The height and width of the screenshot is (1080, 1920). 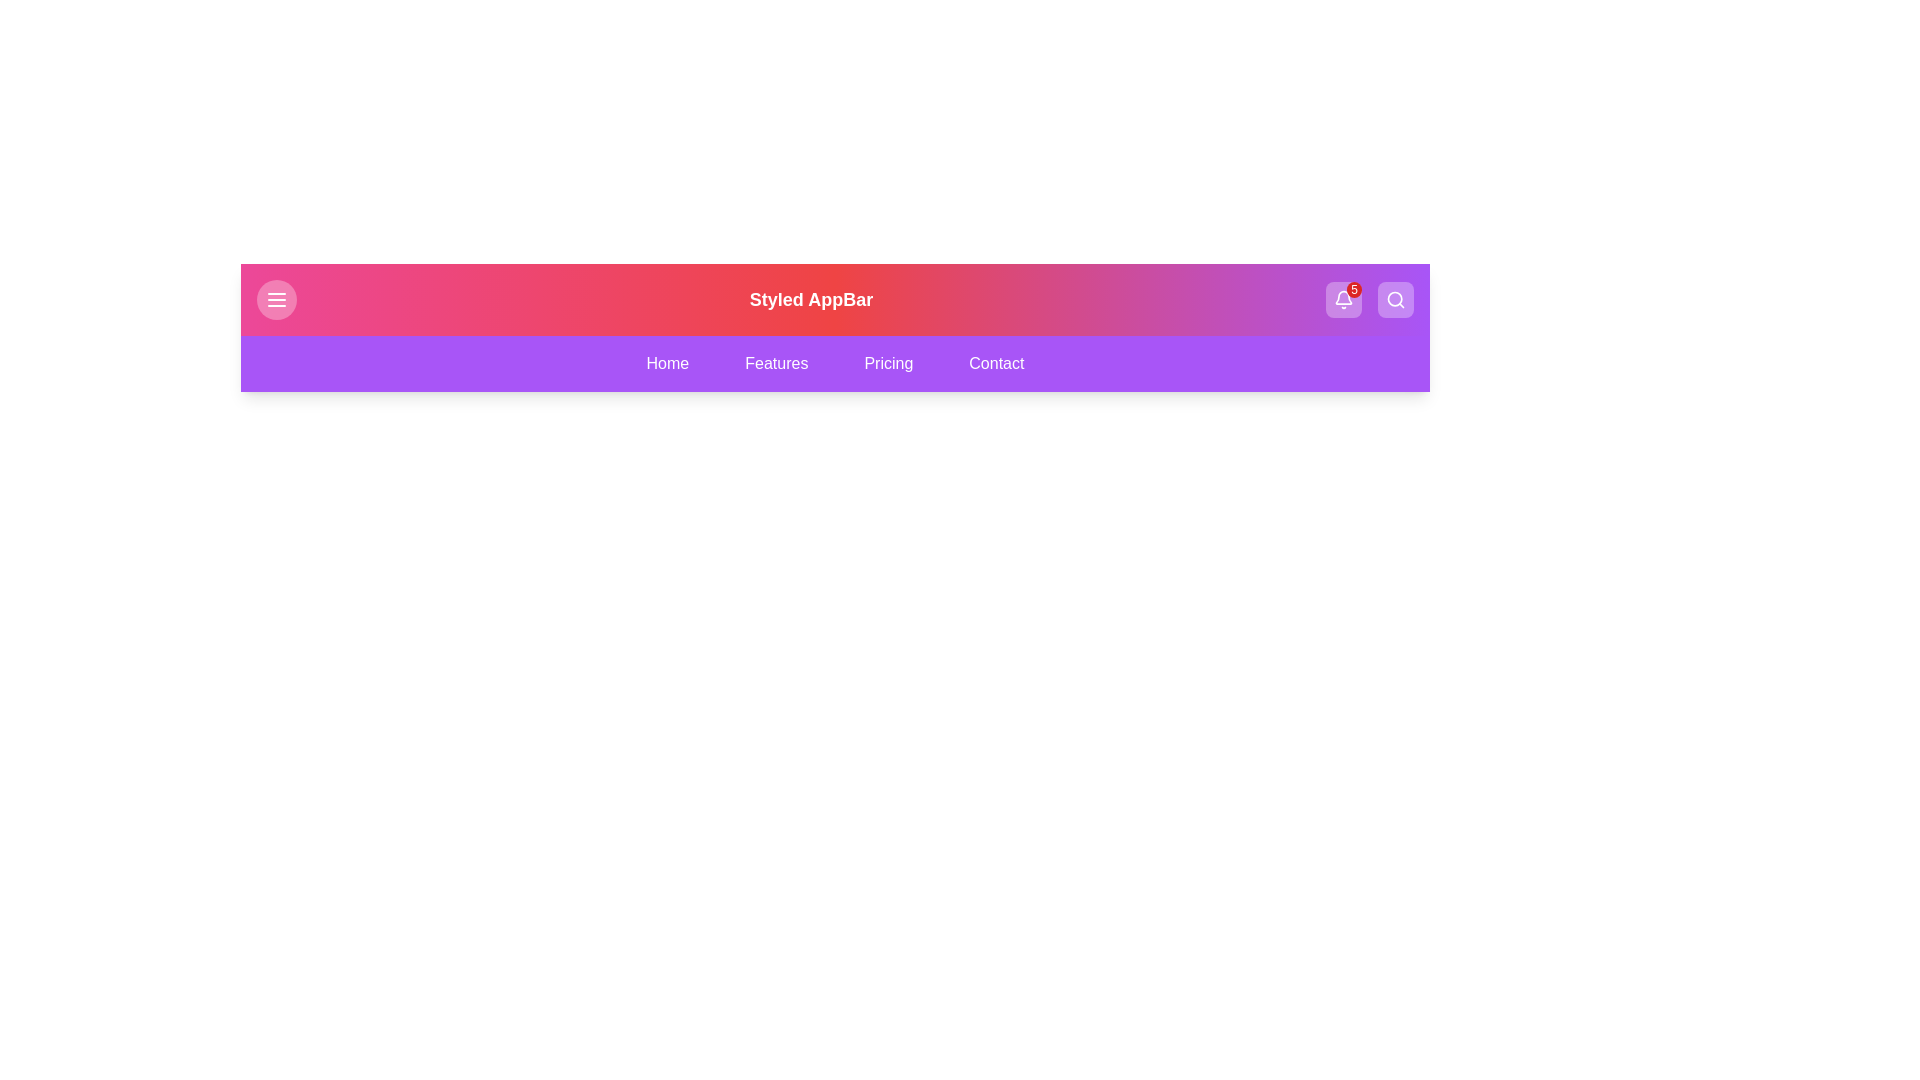 I want to click on the search button in the StyledAppBar, so click(x=1394, y=300).